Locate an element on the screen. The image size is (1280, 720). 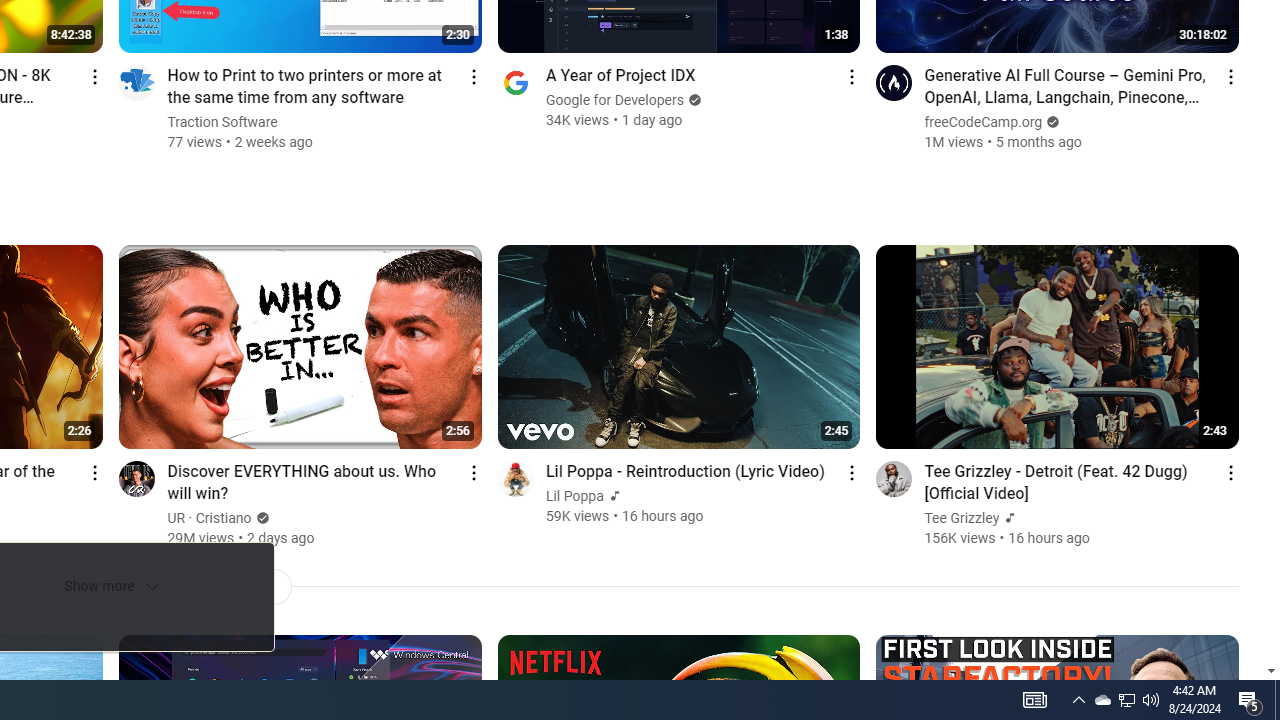
'Action menu' is located at coordinates (1229, 472).